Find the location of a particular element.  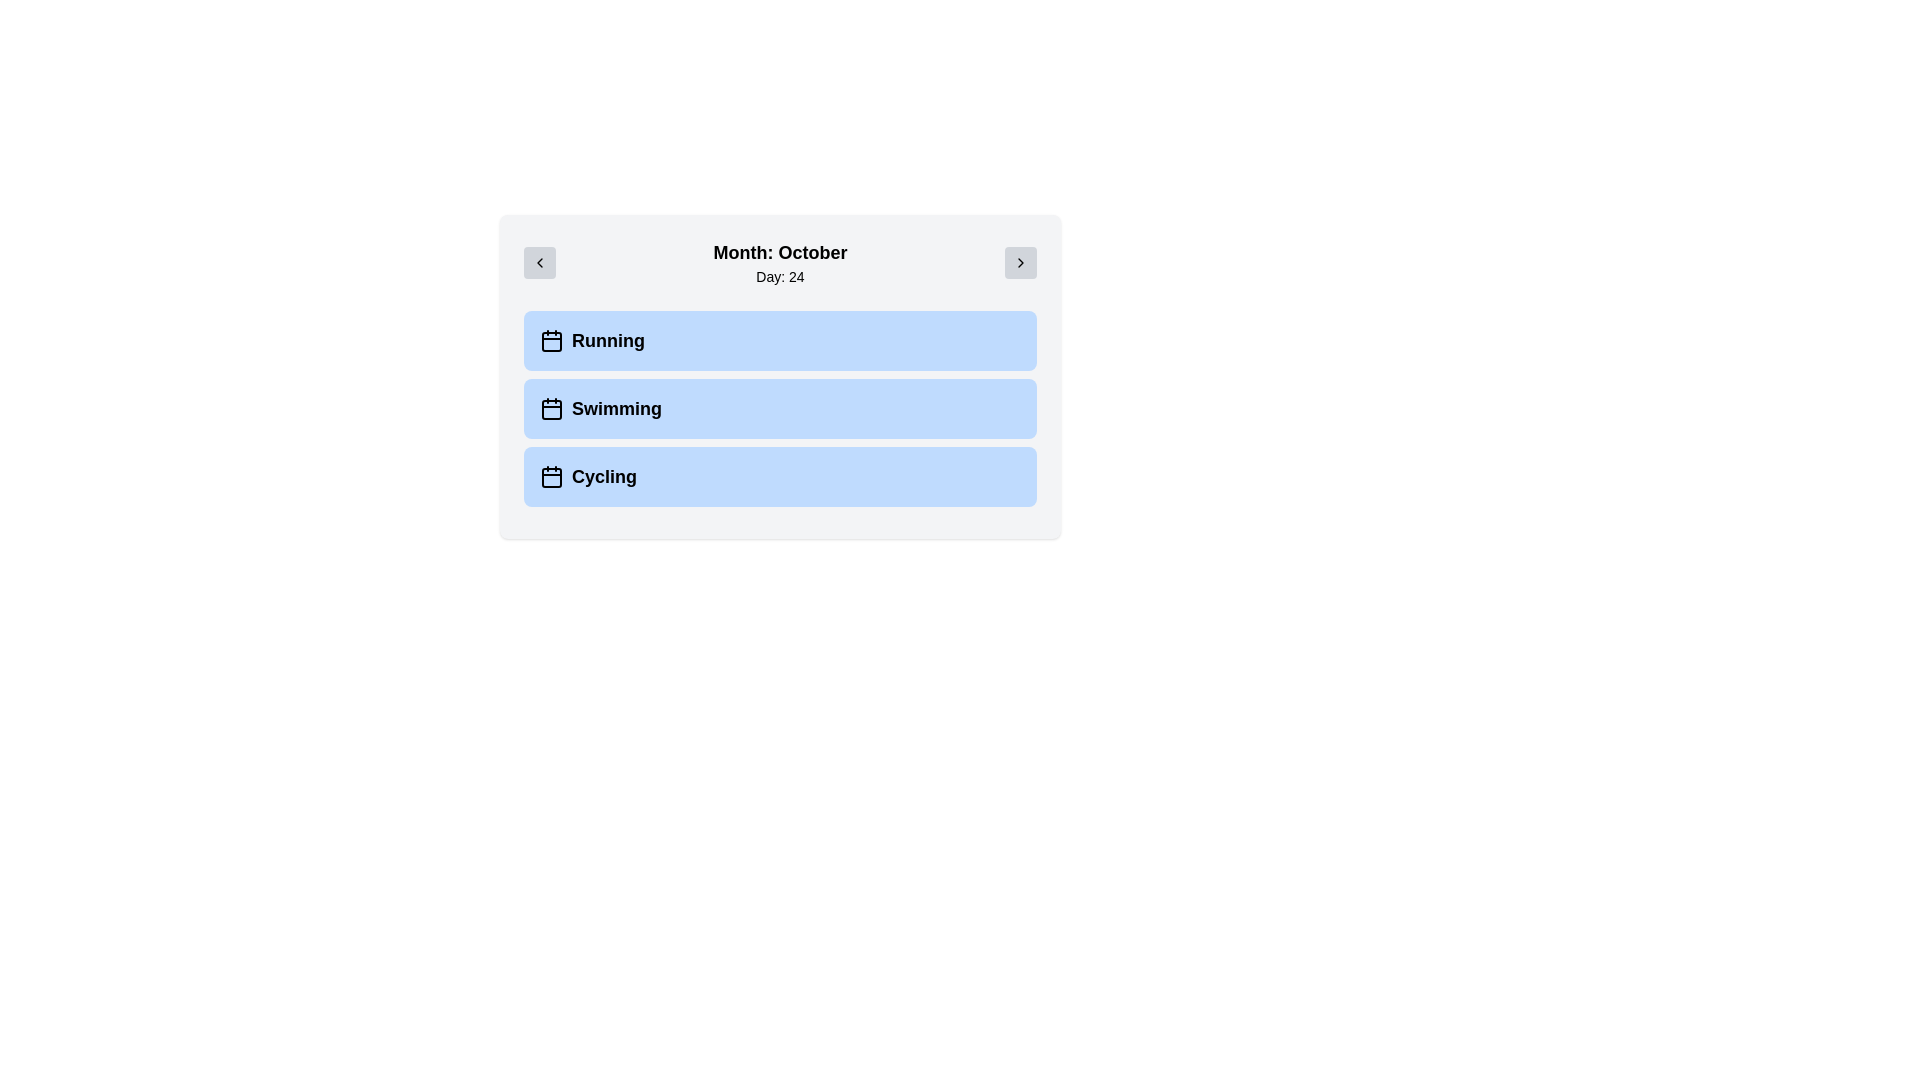

on the 'Swimming' activity card, which is the middle item in a vertical list of activity cards, positioned between 'Running' above and 'Cycling' below is located at coordinates (779, 407).